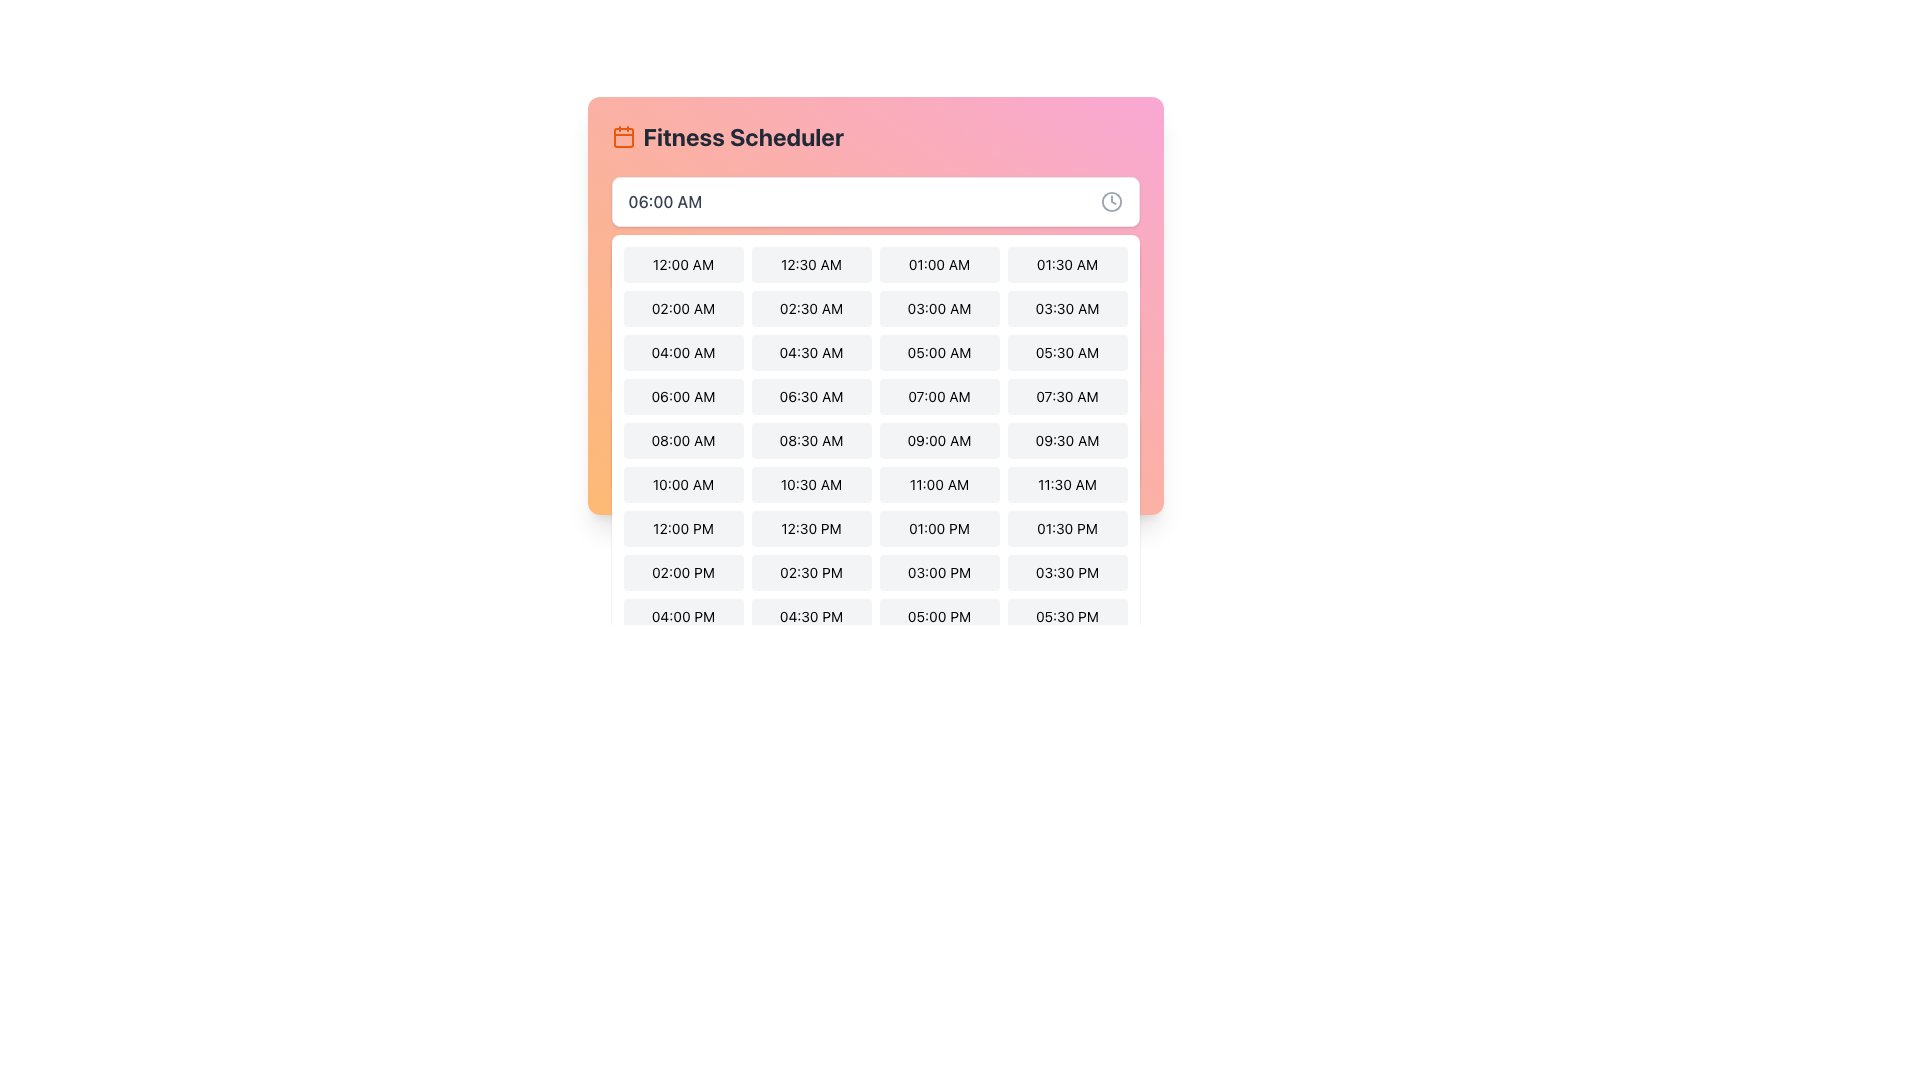 Image resolution: width=1920 pixels, height=1080 pixels. I want to click on the button displaying '12:30 AM' with a light gray background and a white rounded border, so click(811, 264).